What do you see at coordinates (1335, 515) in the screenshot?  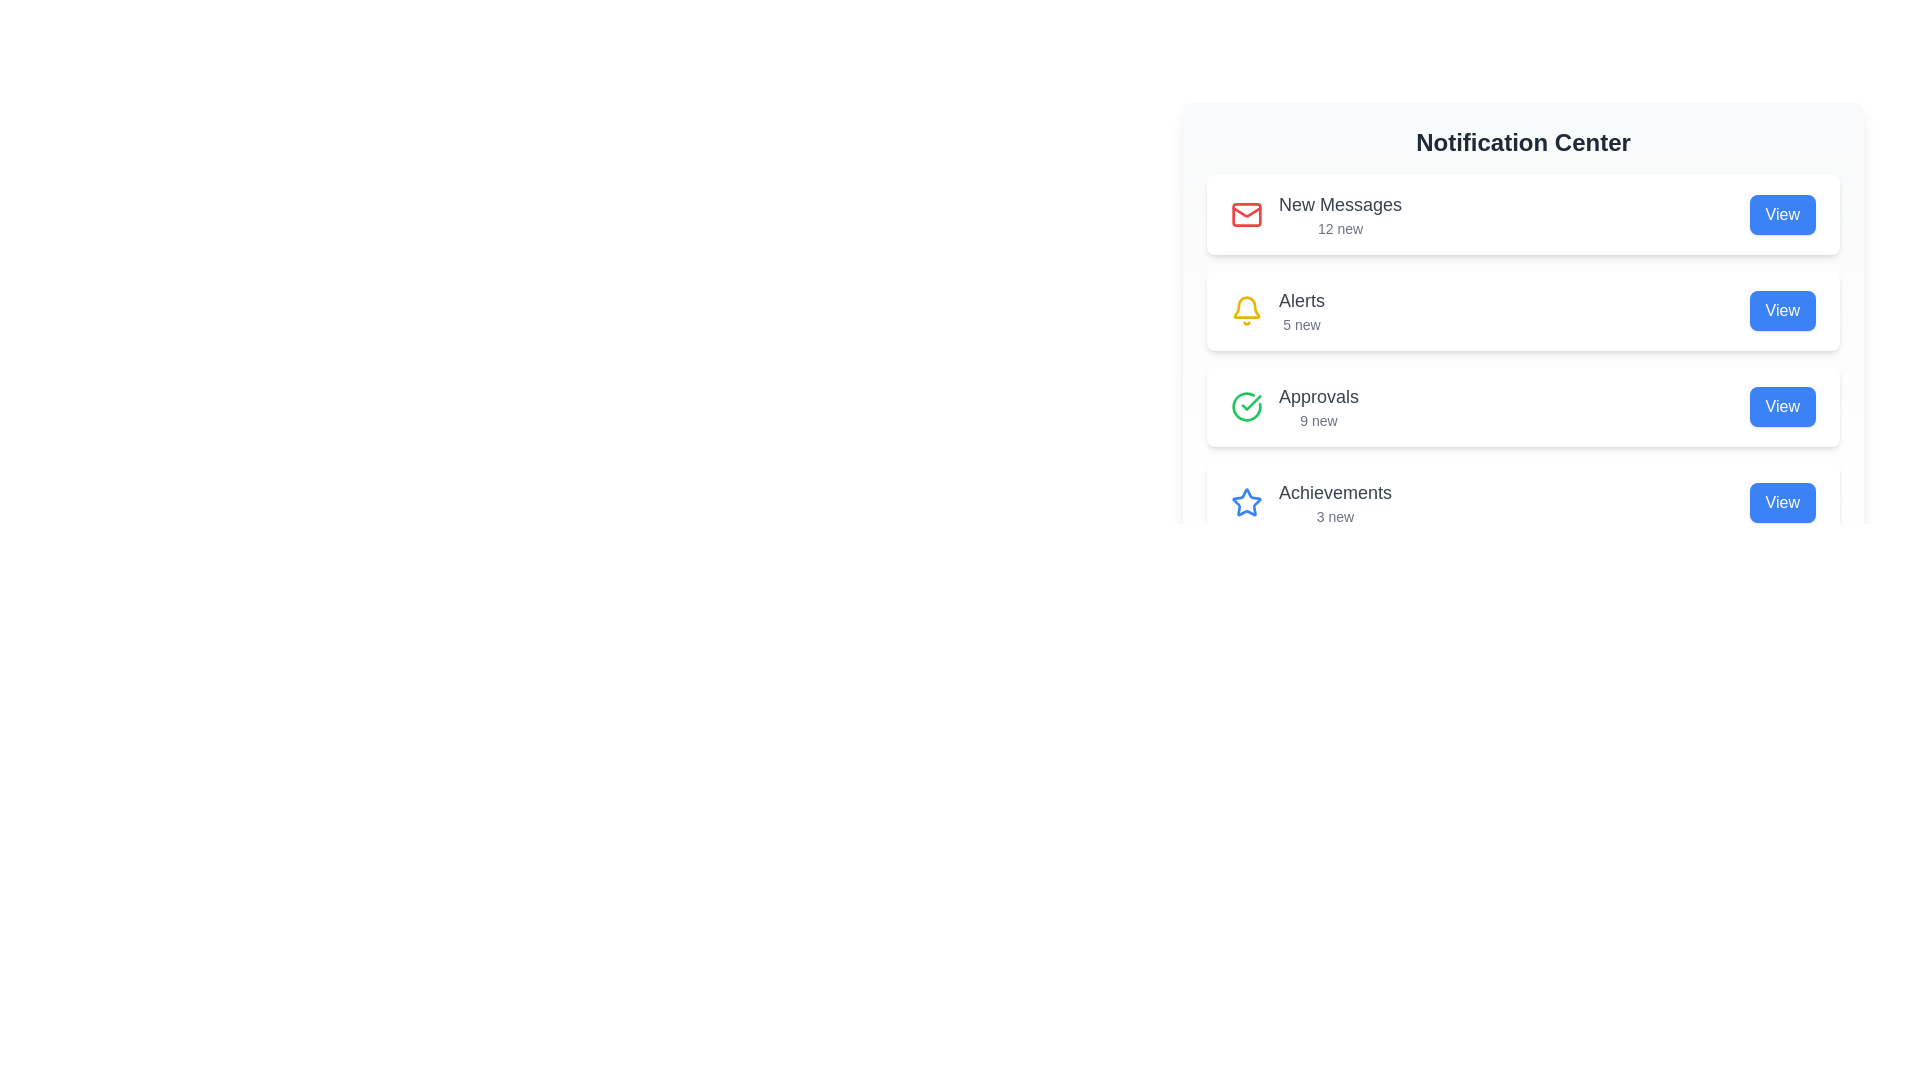 I see `text of the '3 new' label located beneath the 'Achievements' title within the Achievements notification card` at bounding box center [1335, 515].